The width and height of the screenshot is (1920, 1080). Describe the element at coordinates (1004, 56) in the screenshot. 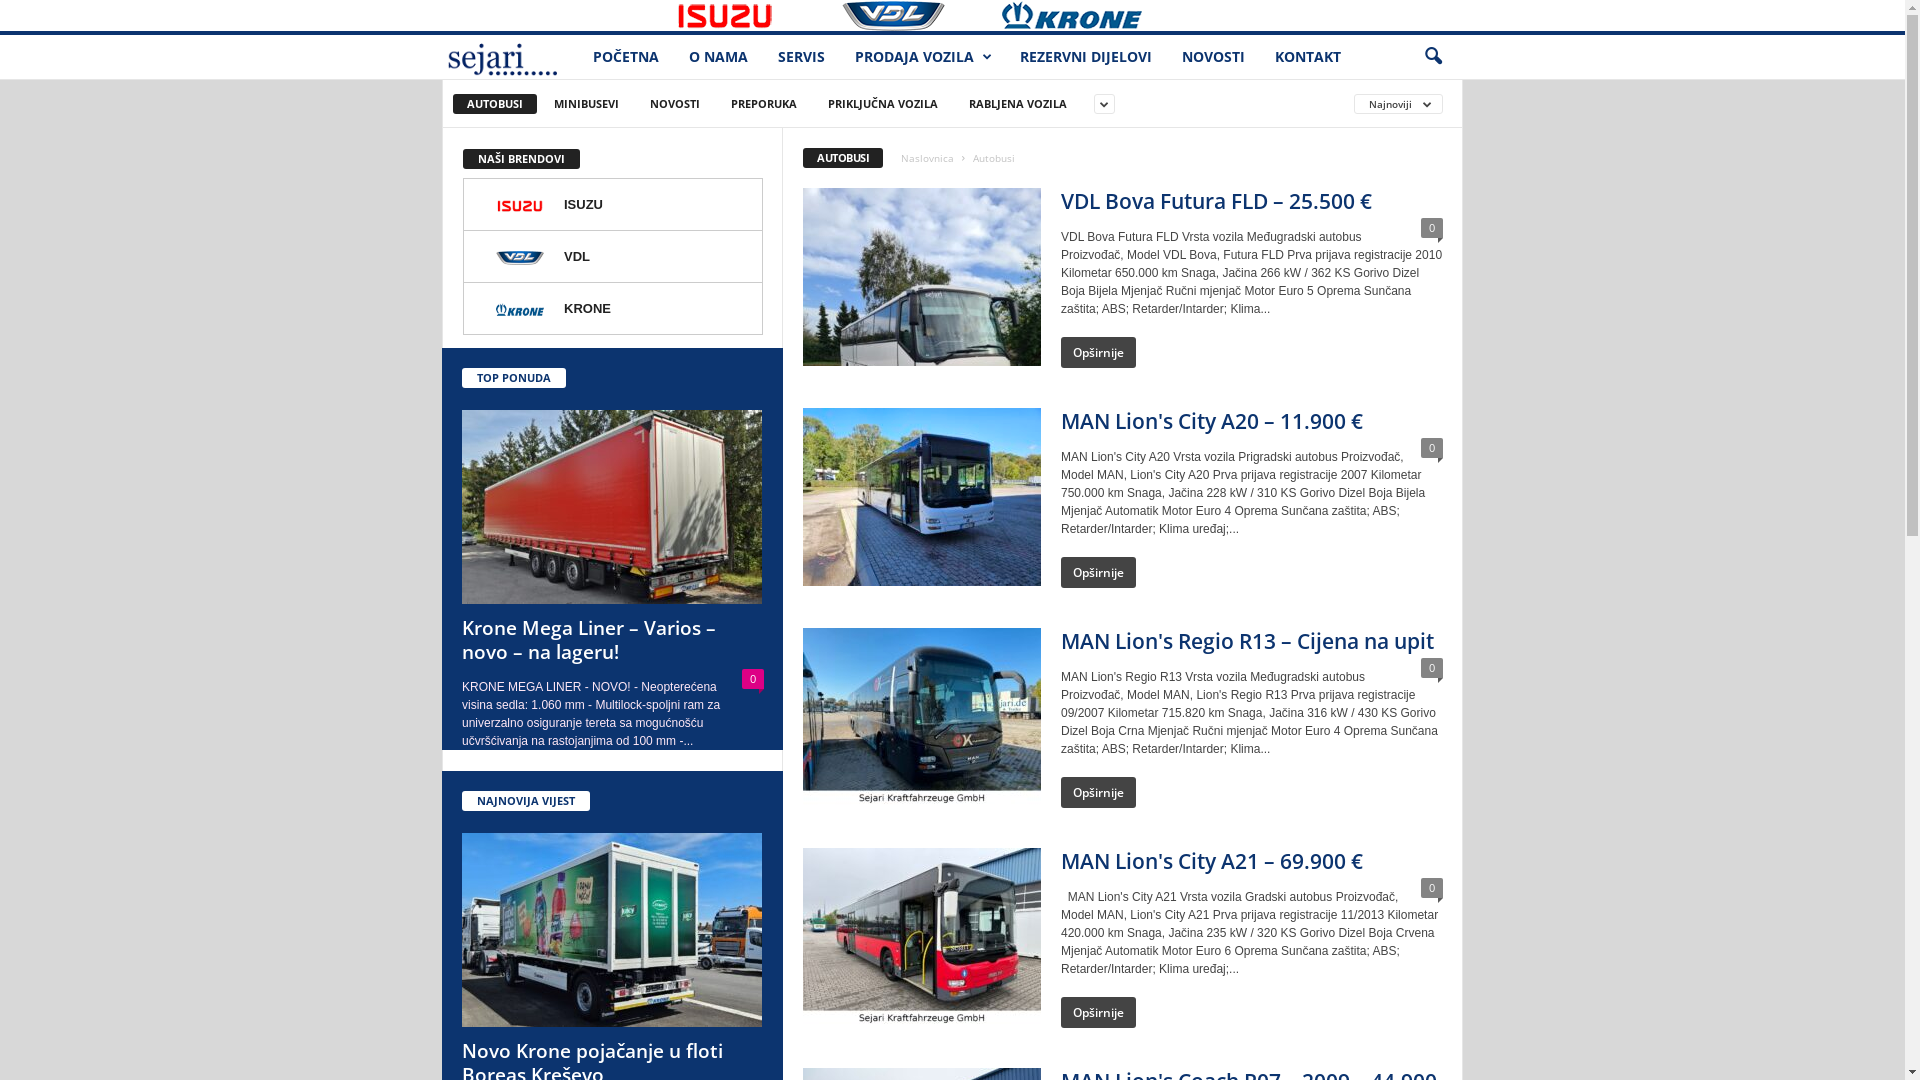

I see `'REZERVNI DIJELOVI'` at that location.